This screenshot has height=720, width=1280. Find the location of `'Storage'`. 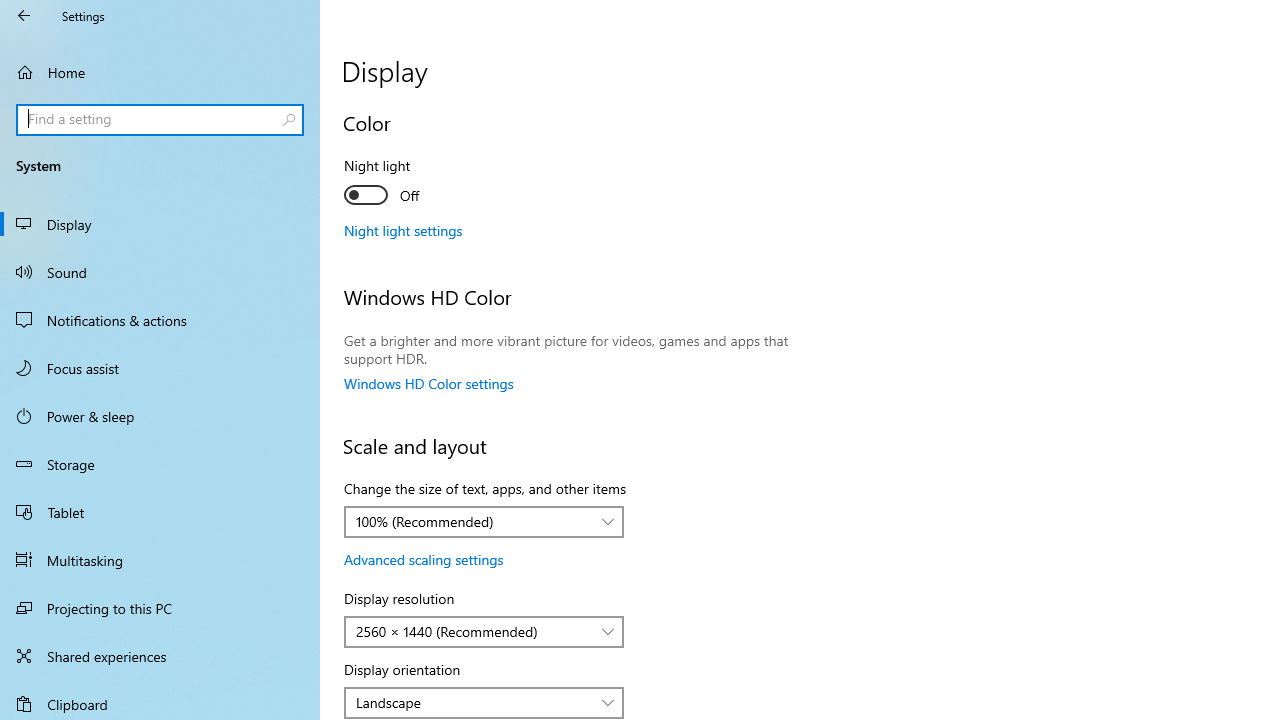

'Storage' is located at coordinates (160, 464).